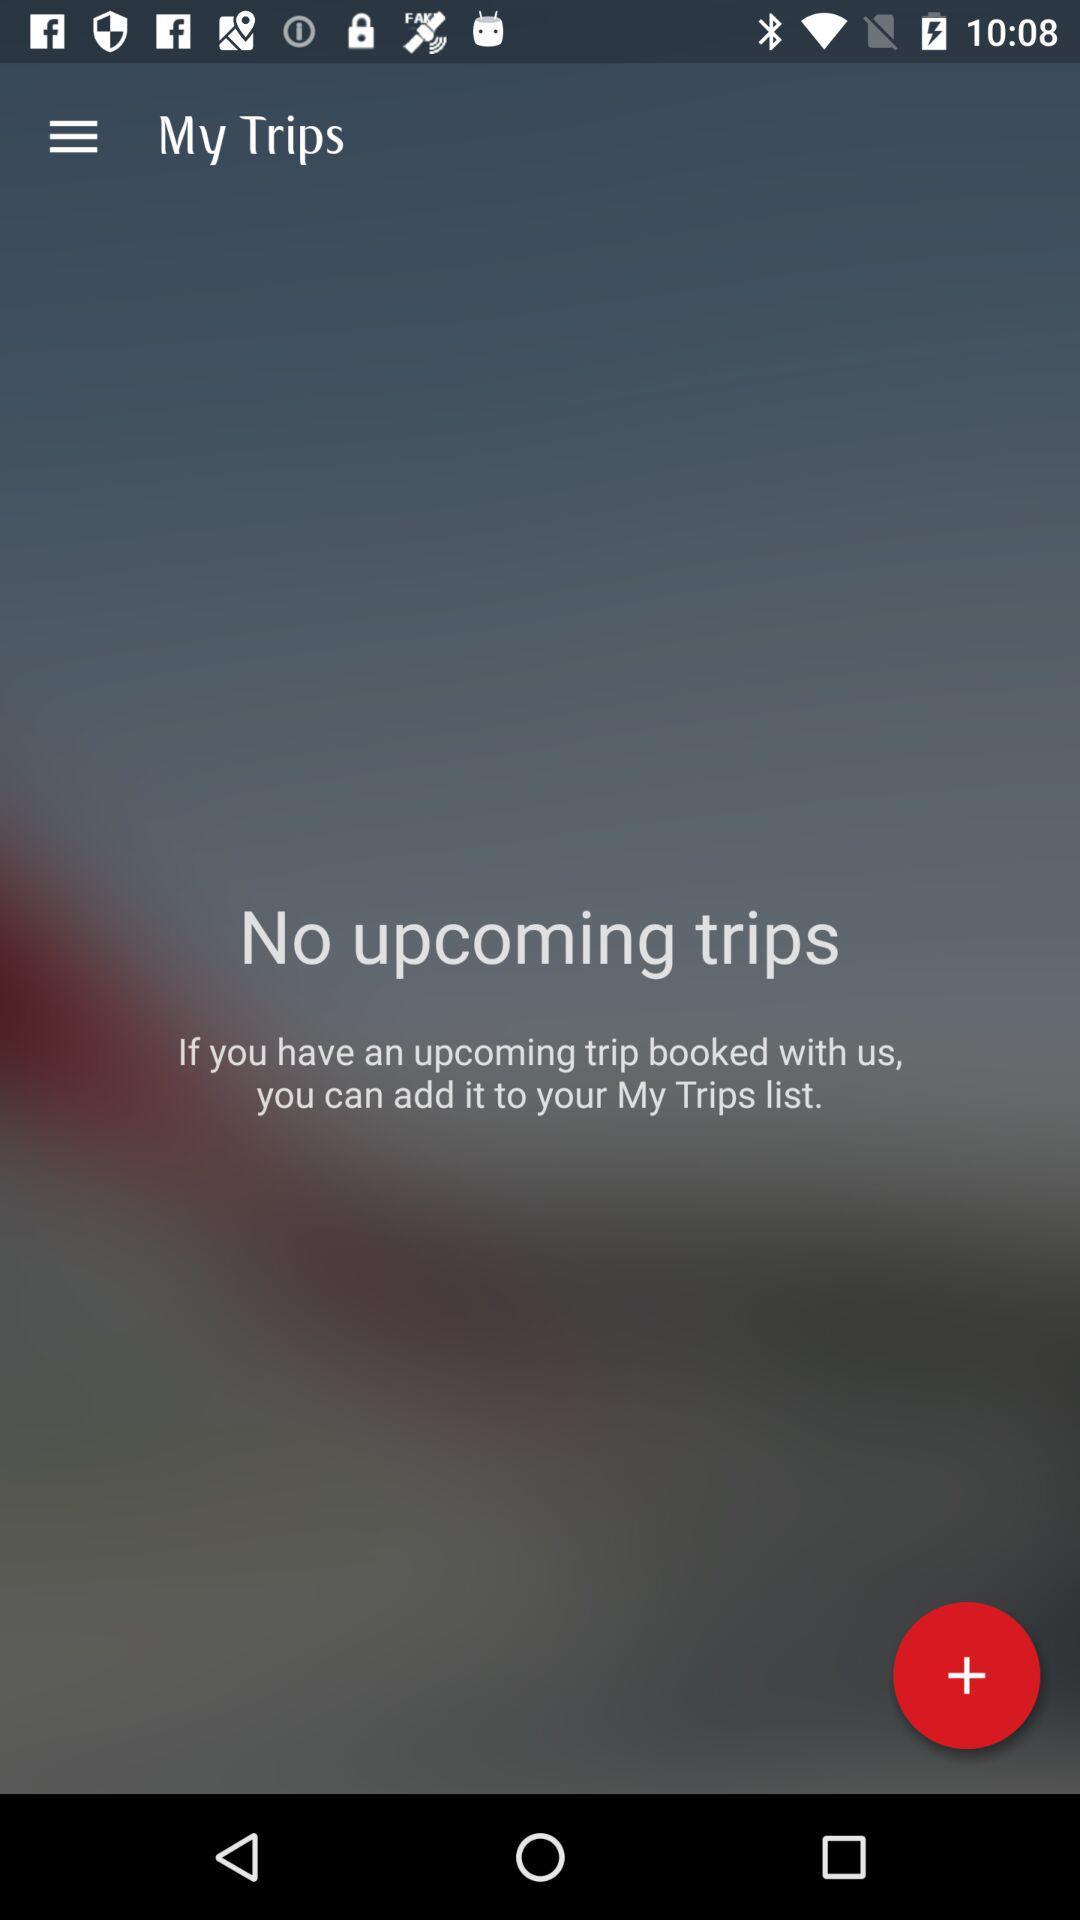 The width and height of the screenshot is (1080, 1920). Describe the element at coordinates (72, 135) in the screenshot. I see `main menu` at that location.